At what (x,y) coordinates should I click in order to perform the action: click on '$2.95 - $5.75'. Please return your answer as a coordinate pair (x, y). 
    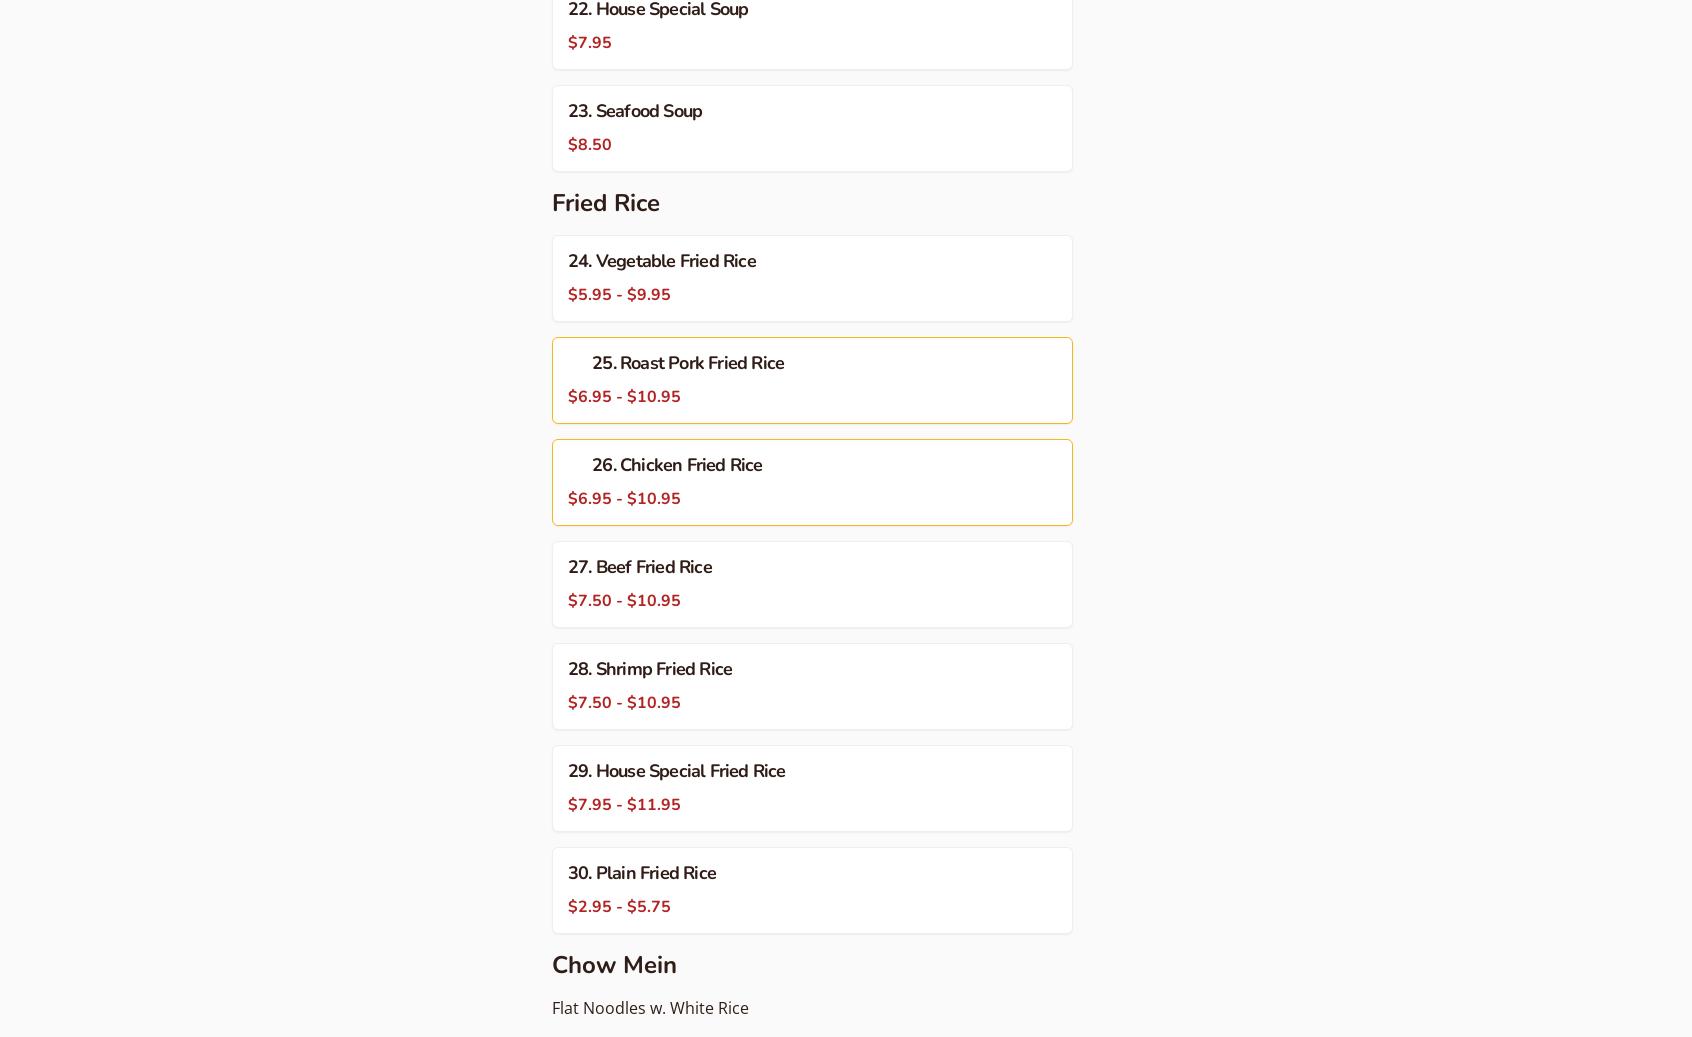
    Looking at the image, I should click on (618, 906).